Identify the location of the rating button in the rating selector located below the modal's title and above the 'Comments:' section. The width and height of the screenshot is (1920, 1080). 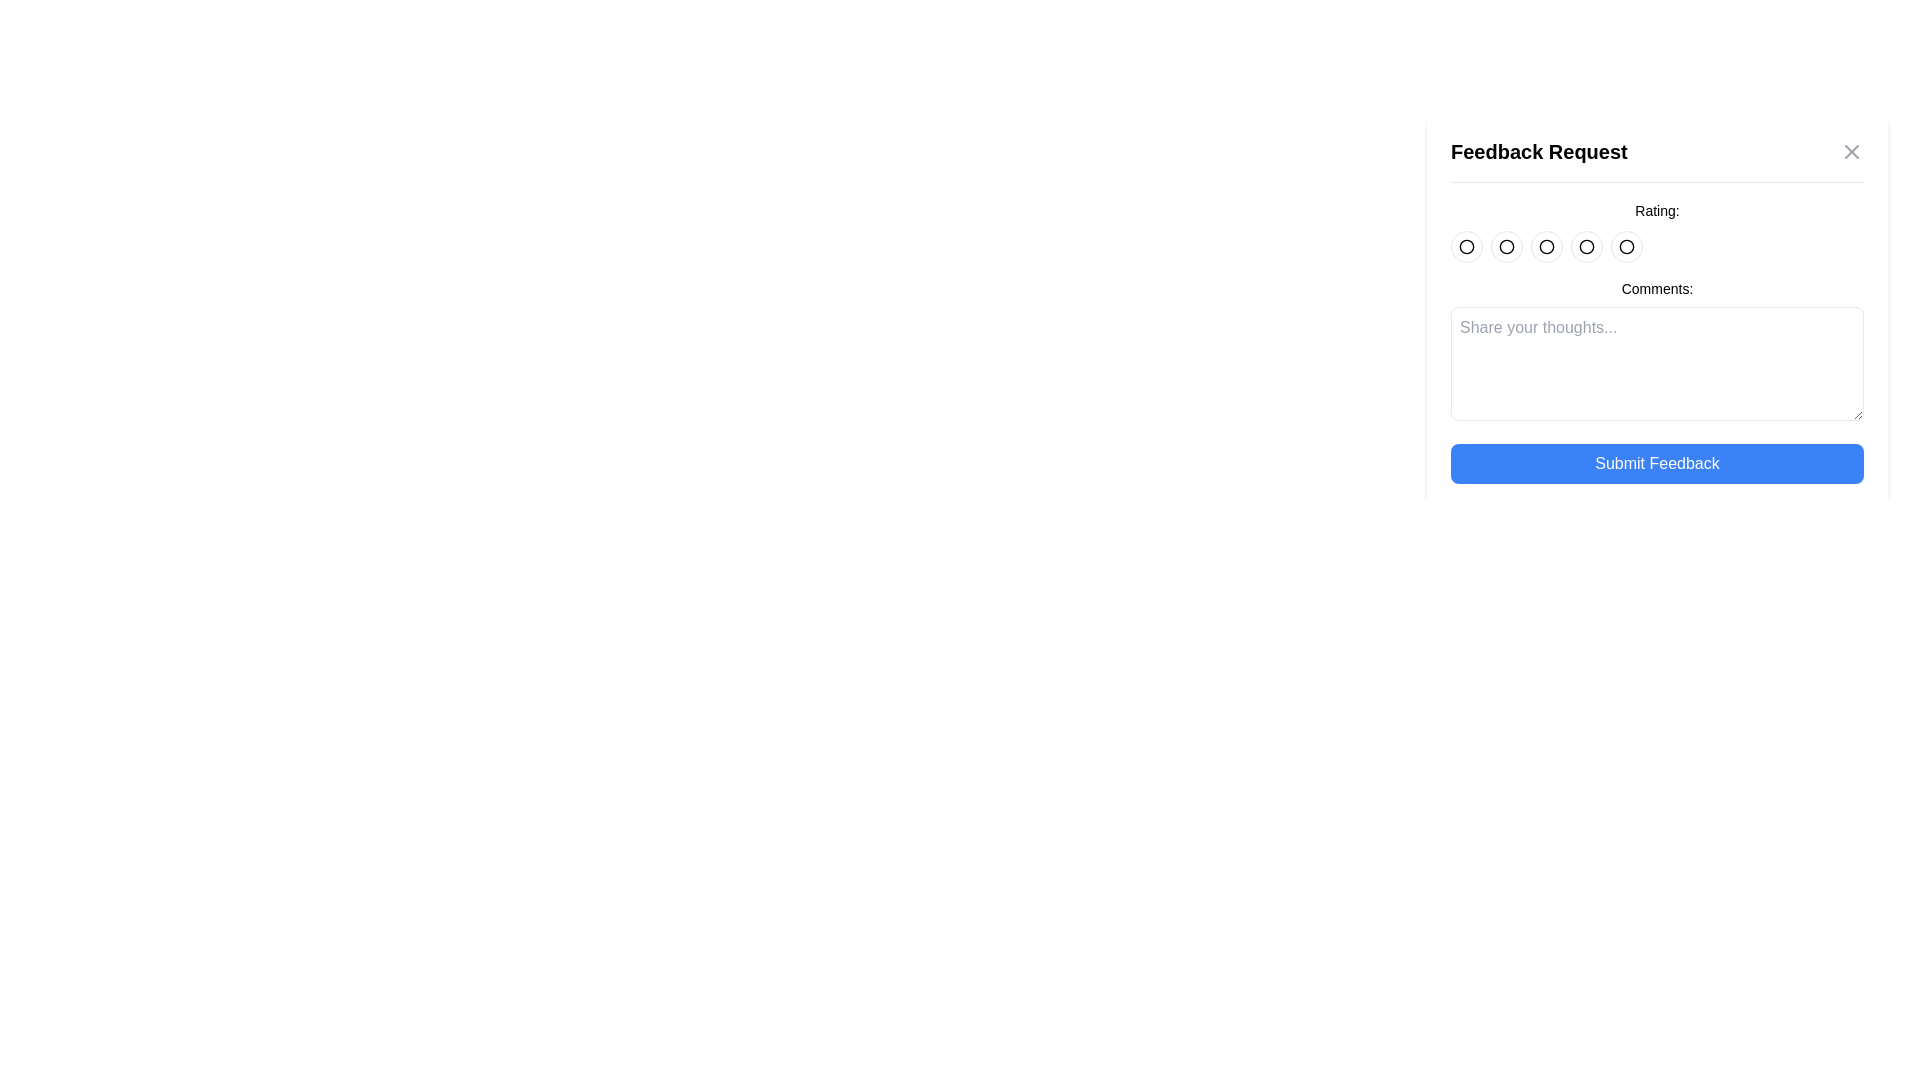
(1657, 230).